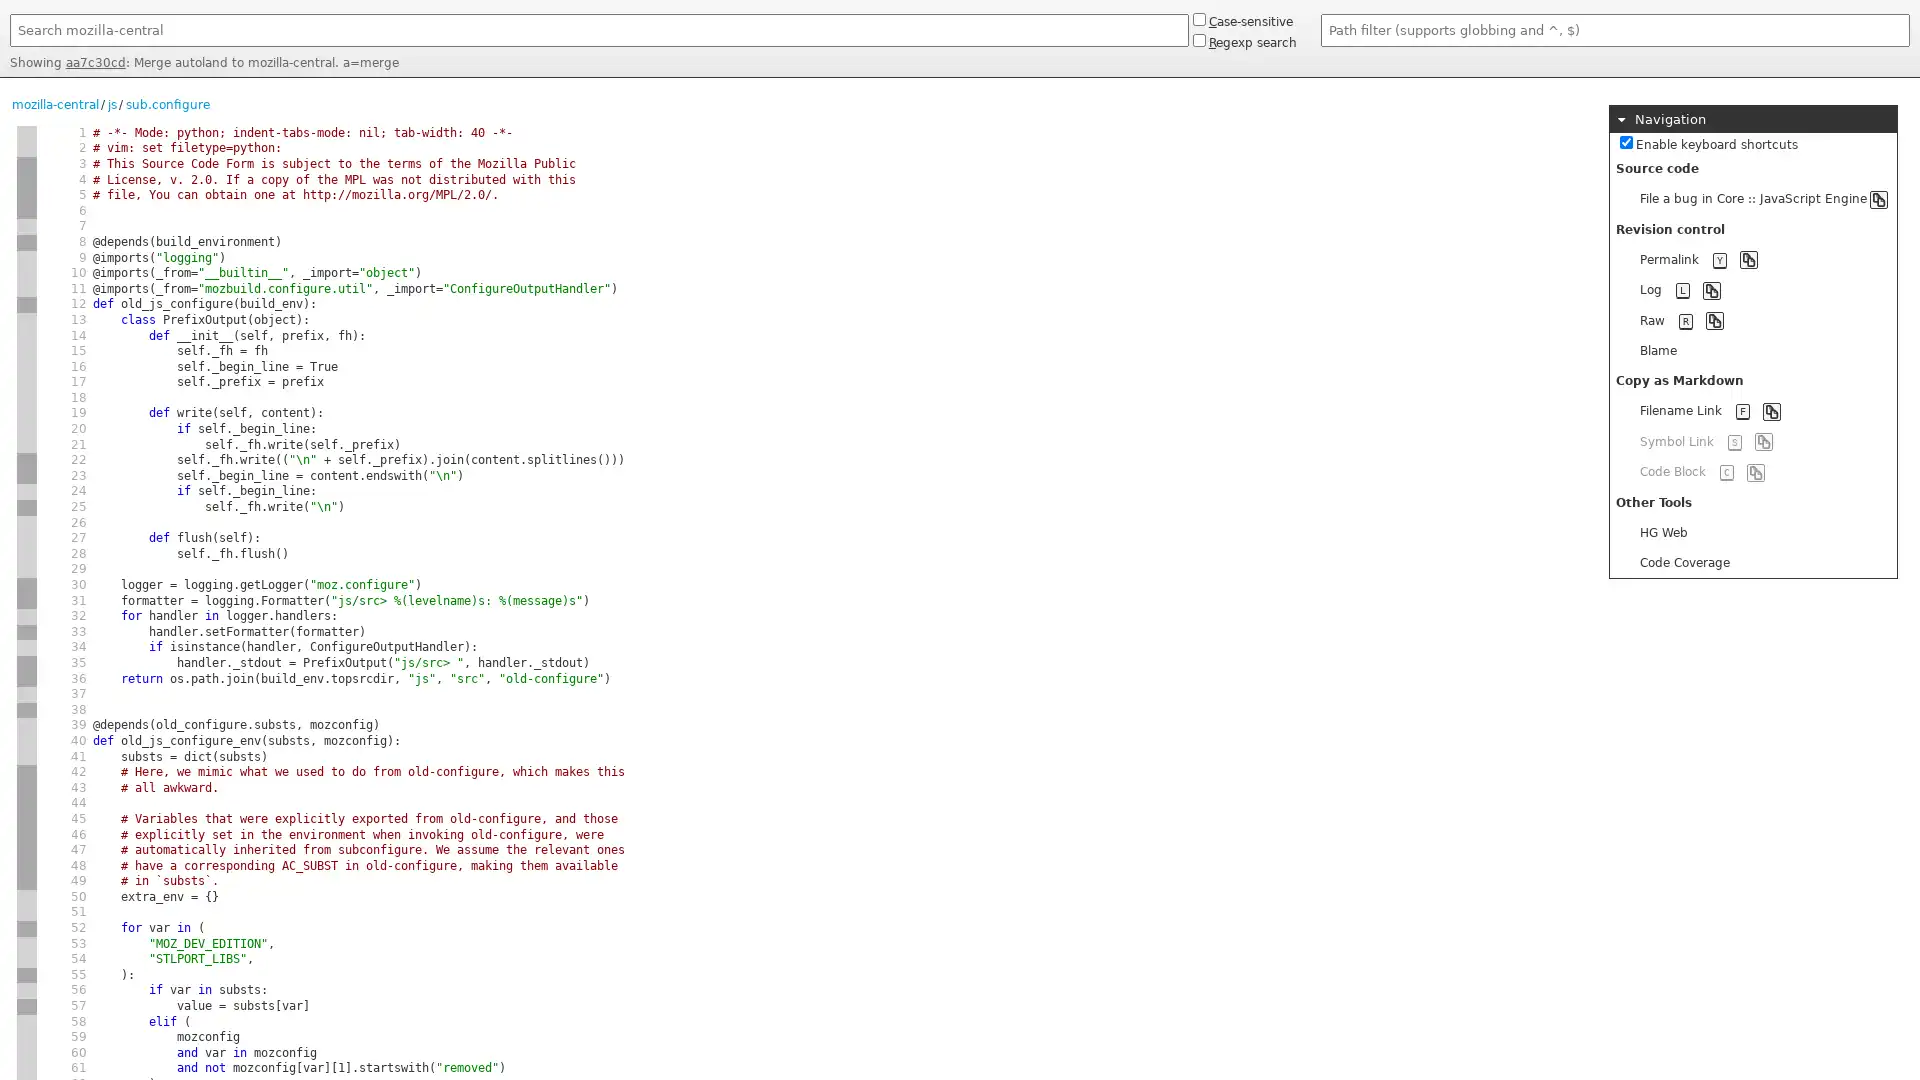 This screenshot has height=1080, width=1920. Describe the element at coordinates (27, 132) in the screenshot. I see `new hash 1` at that location.